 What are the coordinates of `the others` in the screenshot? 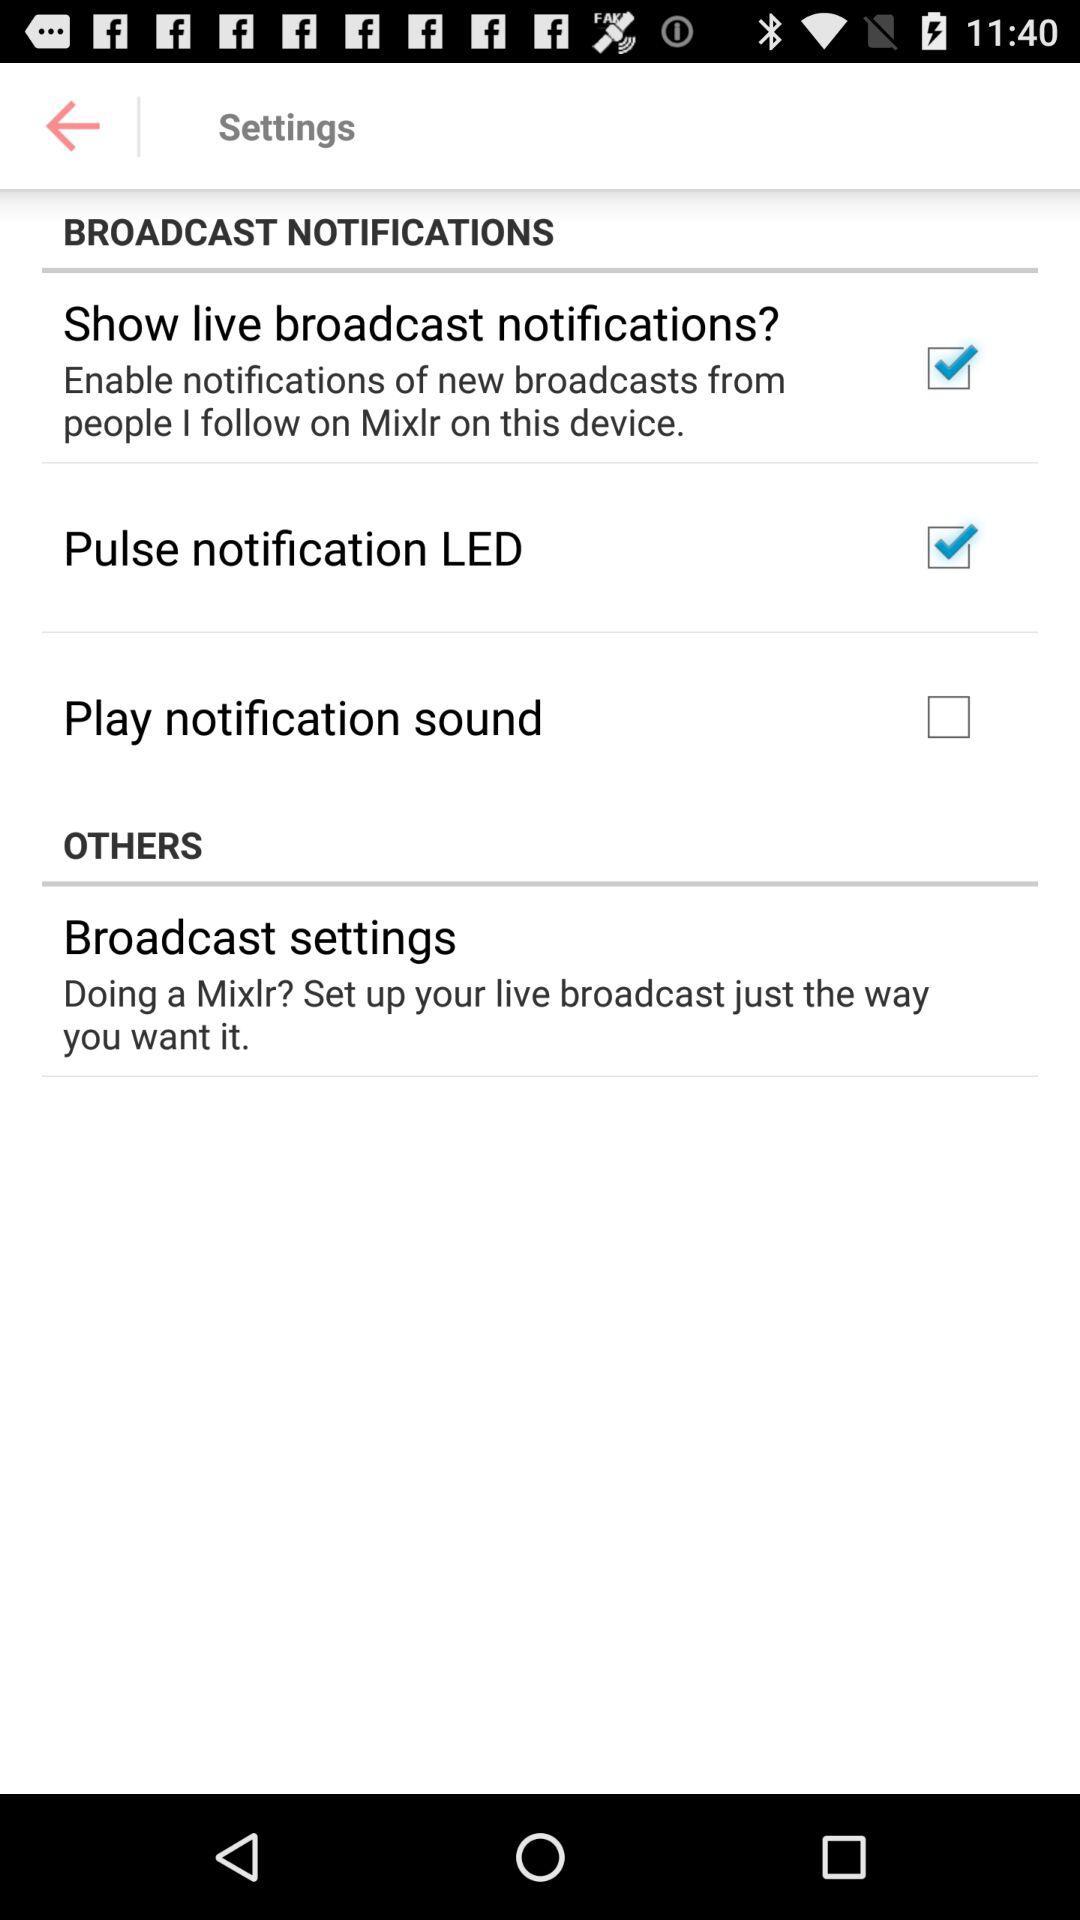 It's located at (540, 844).